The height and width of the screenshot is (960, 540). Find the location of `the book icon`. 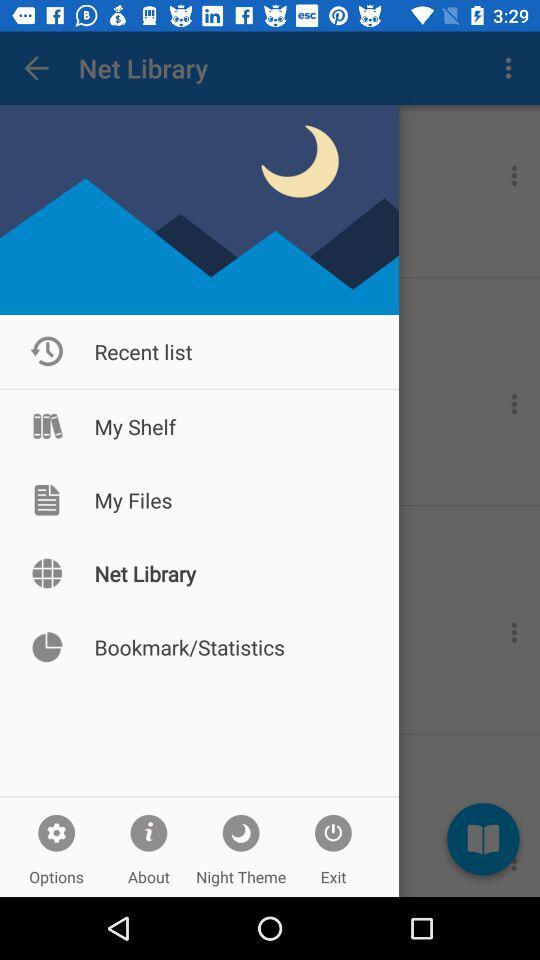

the book icon is located at coordinates (482, 841).